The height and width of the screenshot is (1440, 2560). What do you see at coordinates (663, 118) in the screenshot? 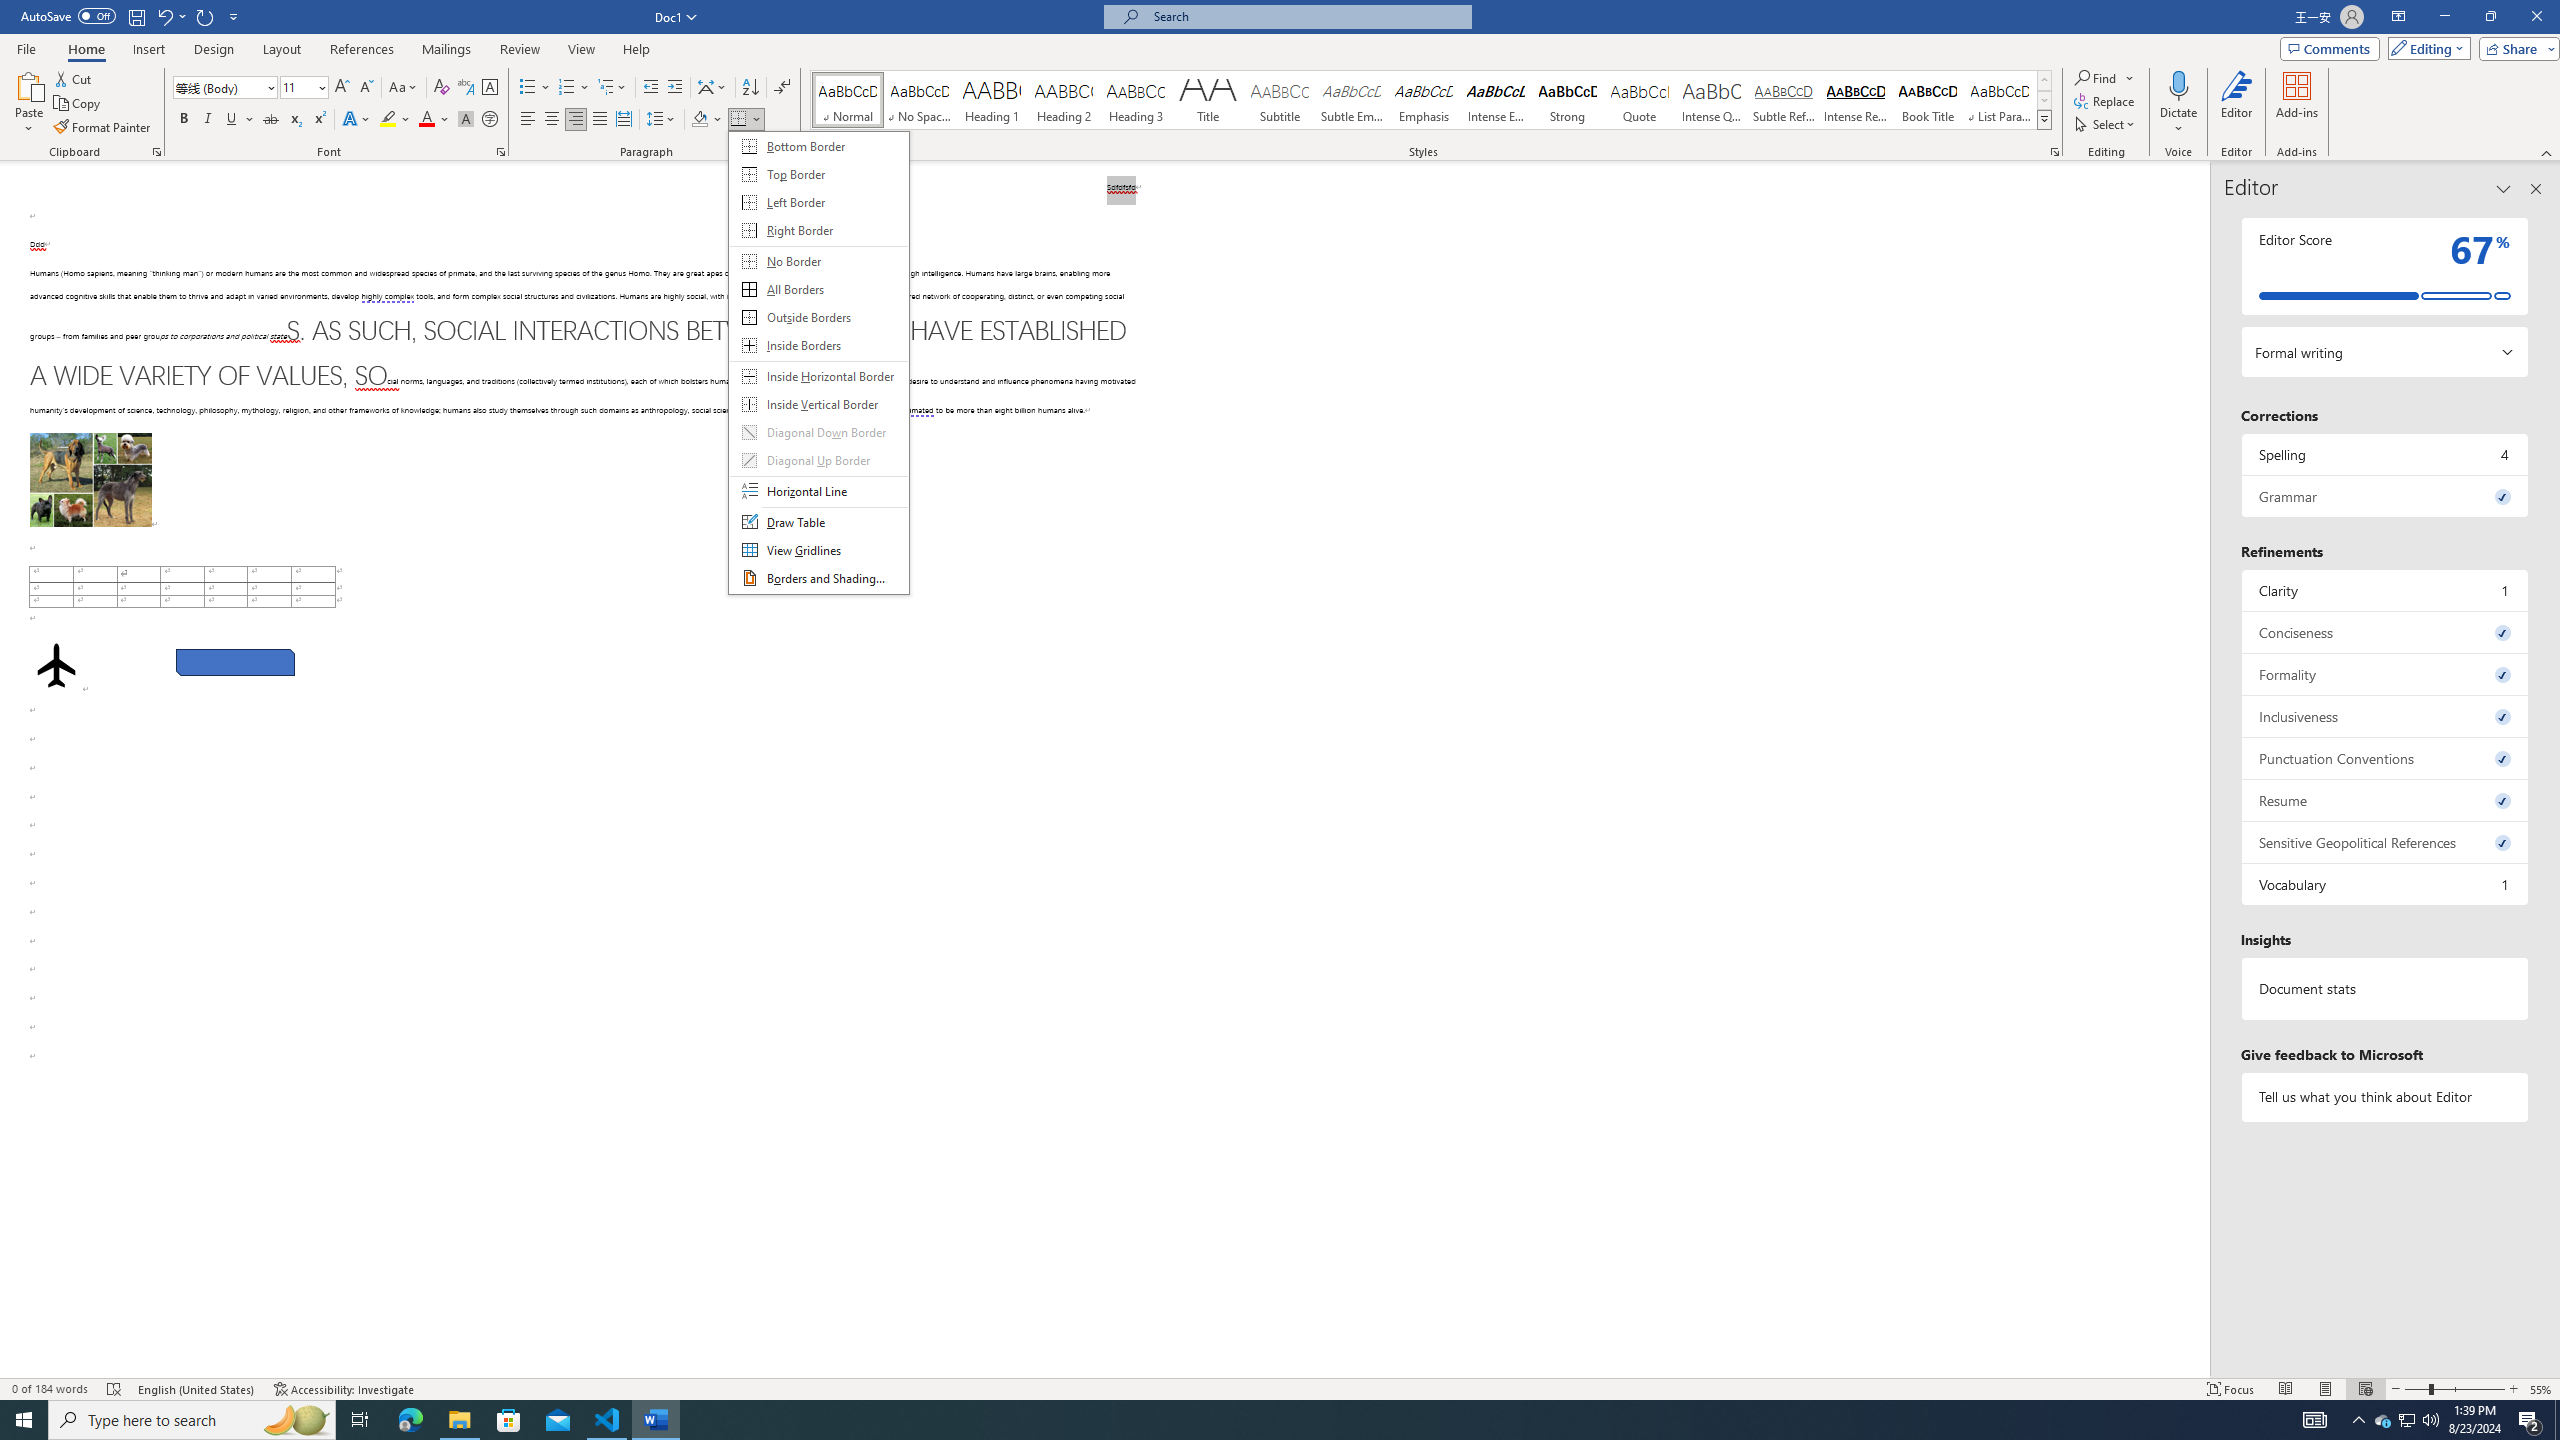
I see `'Line and Paragraph Spacing'` at bounding box center [663, 118].